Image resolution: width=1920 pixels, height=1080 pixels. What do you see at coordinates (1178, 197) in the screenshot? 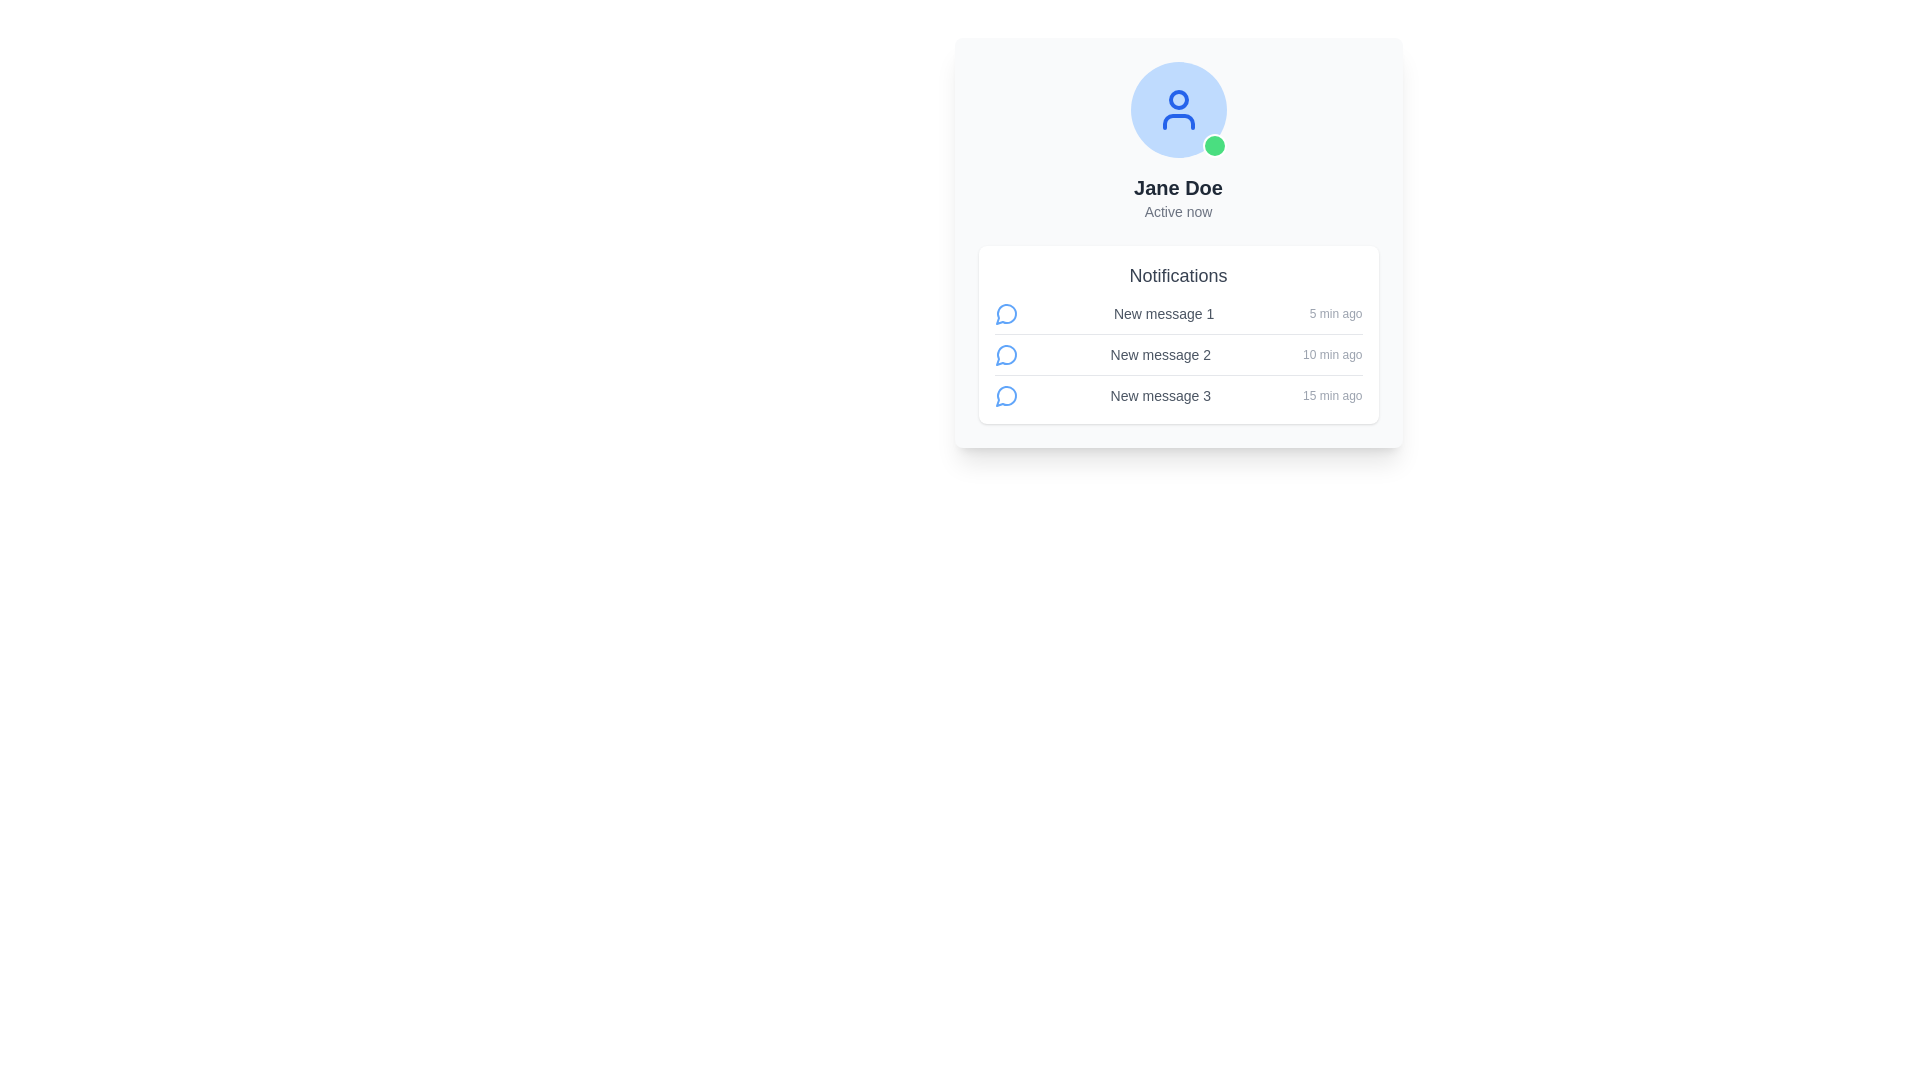
I see `the text display showing 'Jane Doe' and 'Active now'` at bounding box center [1178, 197].